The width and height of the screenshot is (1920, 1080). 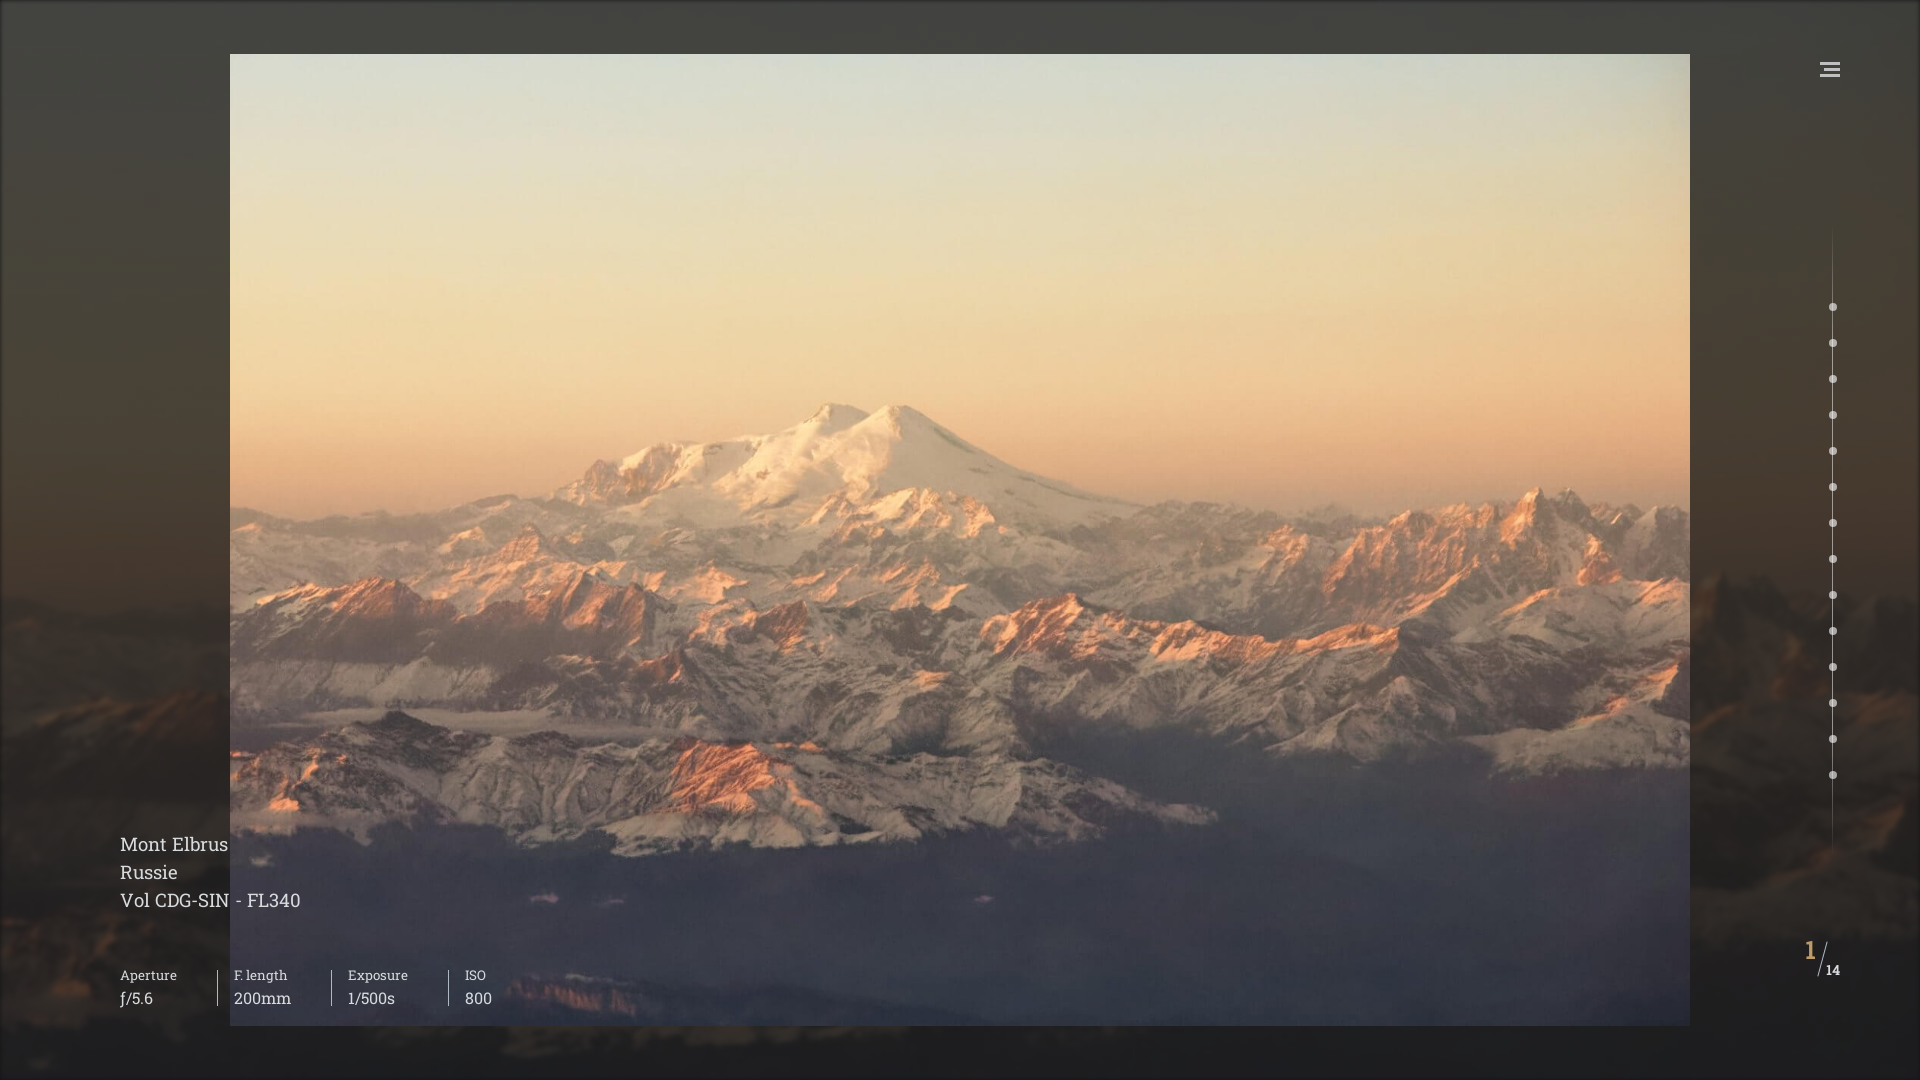 I want to click on '1', so click(x=1809, y=948).